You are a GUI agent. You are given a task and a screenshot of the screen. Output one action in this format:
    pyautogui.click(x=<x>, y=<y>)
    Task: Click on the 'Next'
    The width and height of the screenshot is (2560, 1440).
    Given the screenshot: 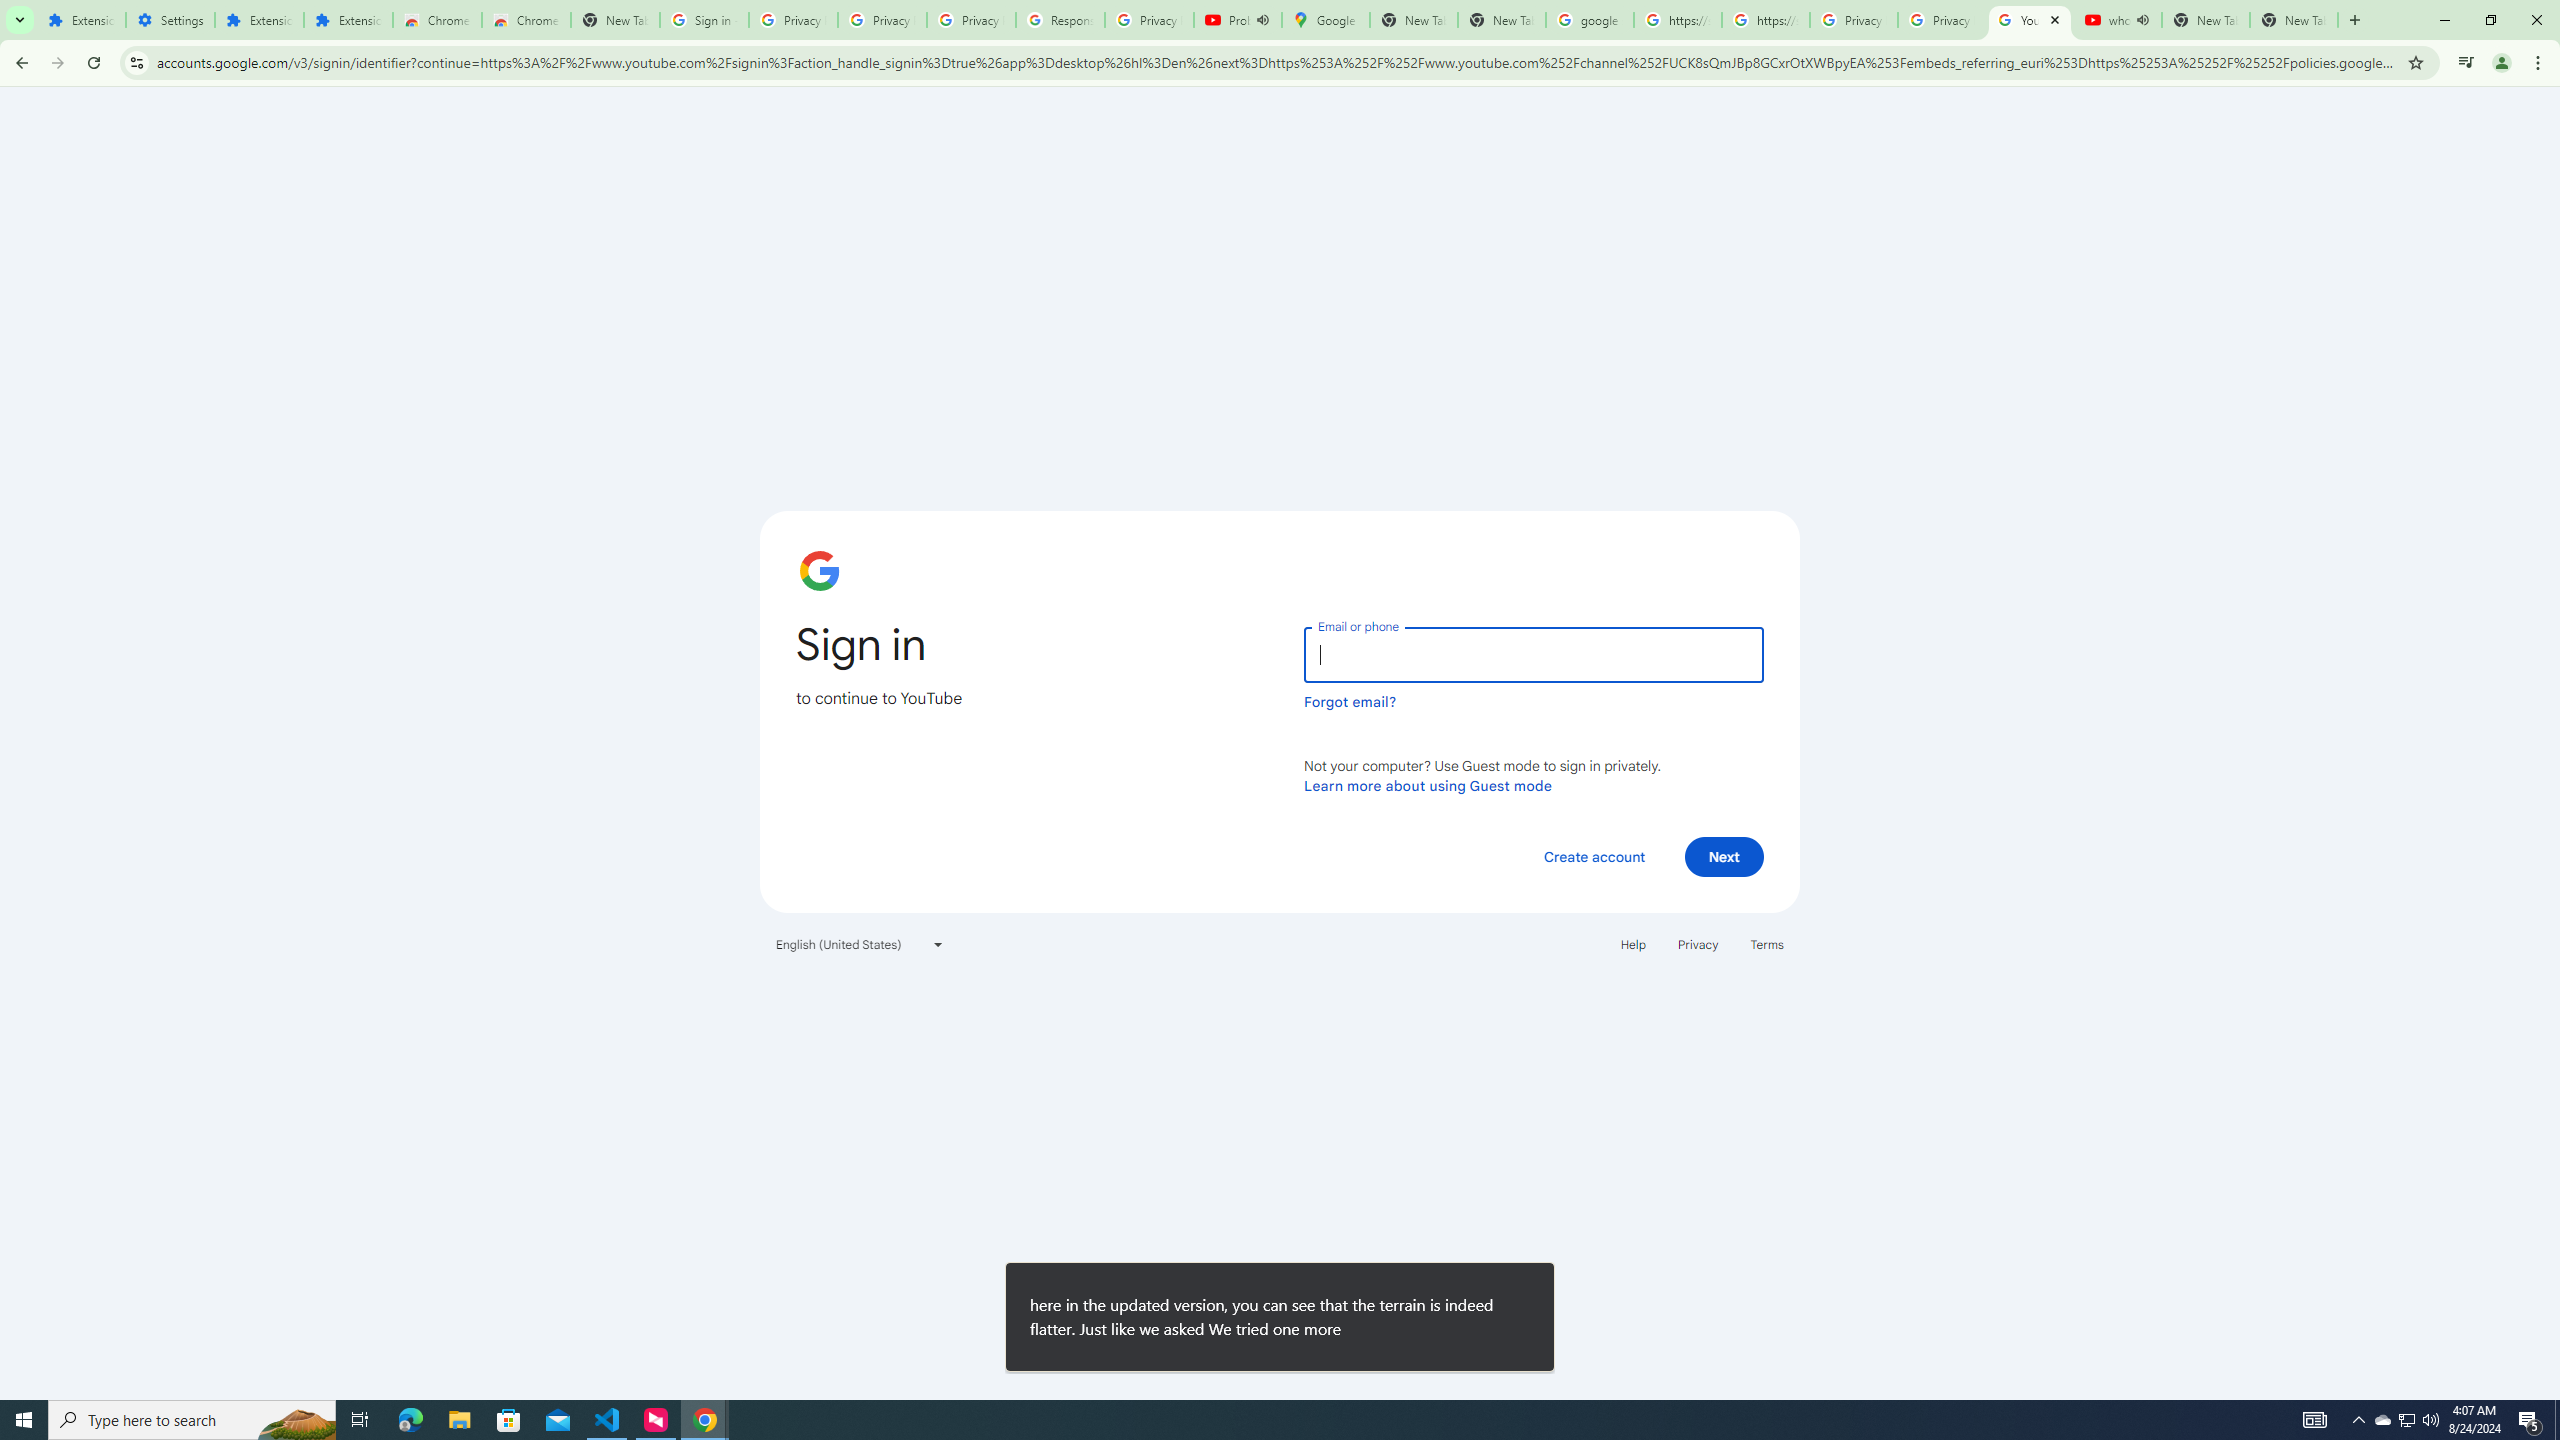 What is the action you would take?
    pyautogui.click(x=1724, y=855)
    